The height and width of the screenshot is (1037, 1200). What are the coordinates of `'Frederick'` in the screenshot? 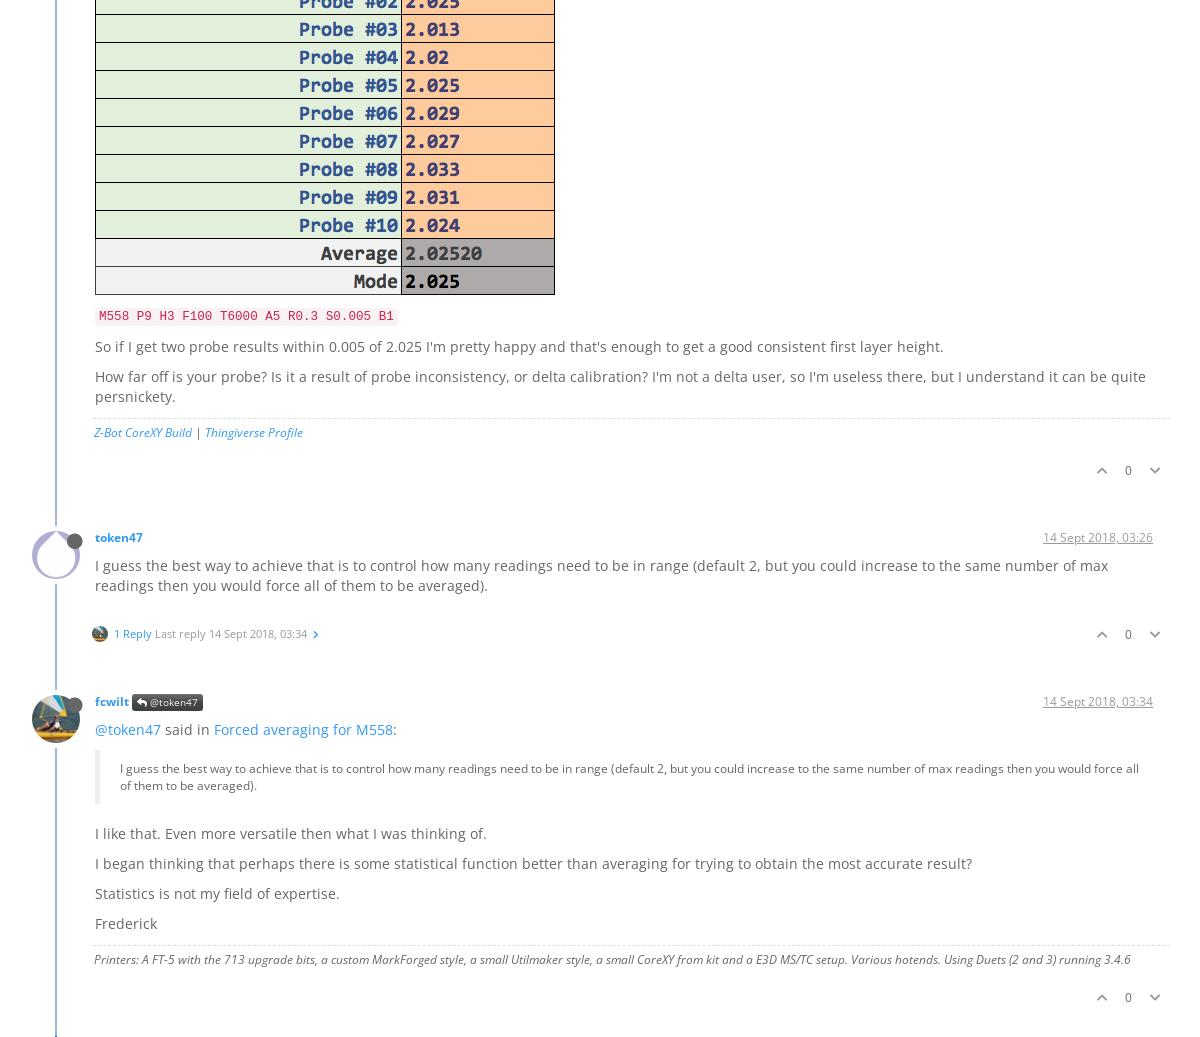 It's located at (126, 923).